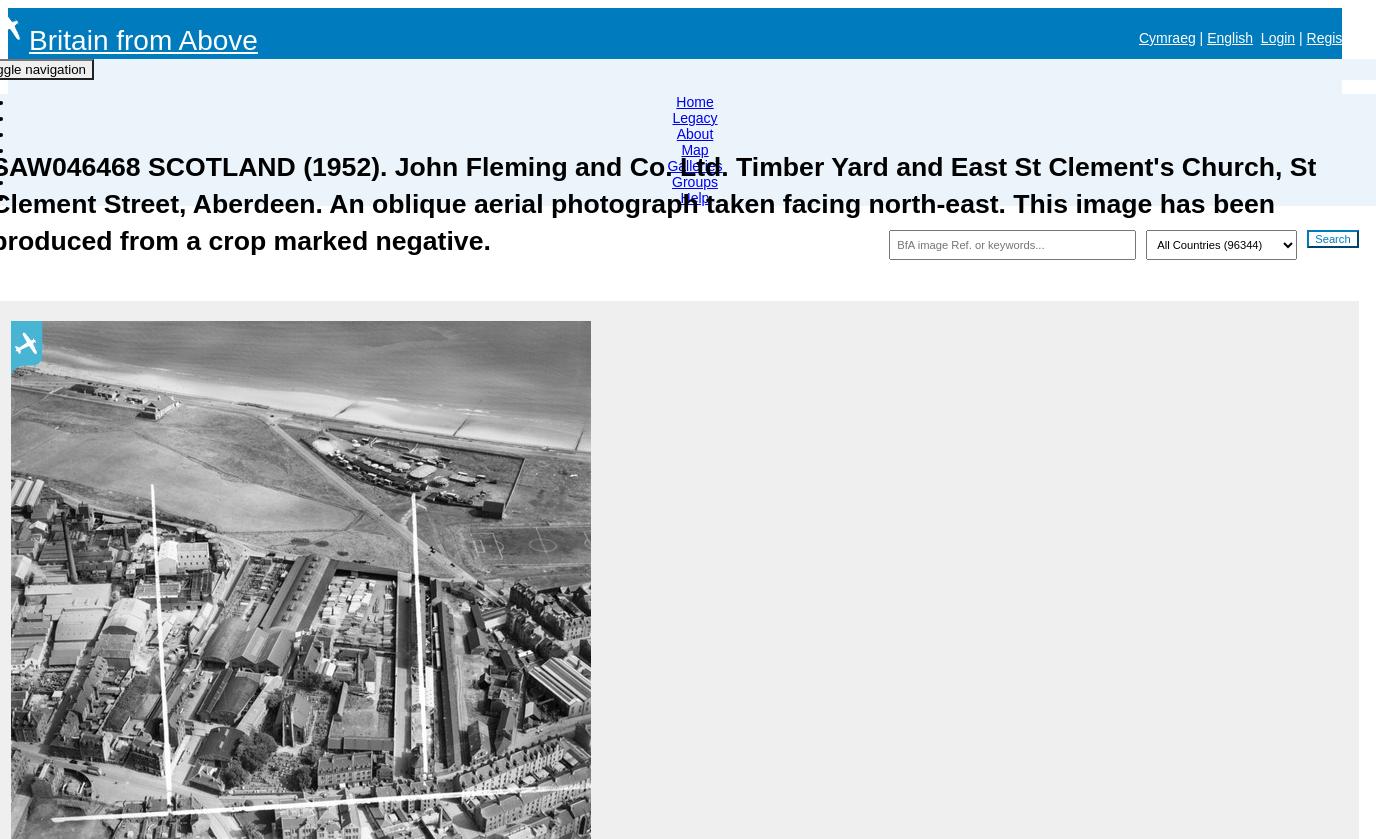  Describe the element at coordinates (1230, 38) in the screenshot. I see `'English'` at that location.